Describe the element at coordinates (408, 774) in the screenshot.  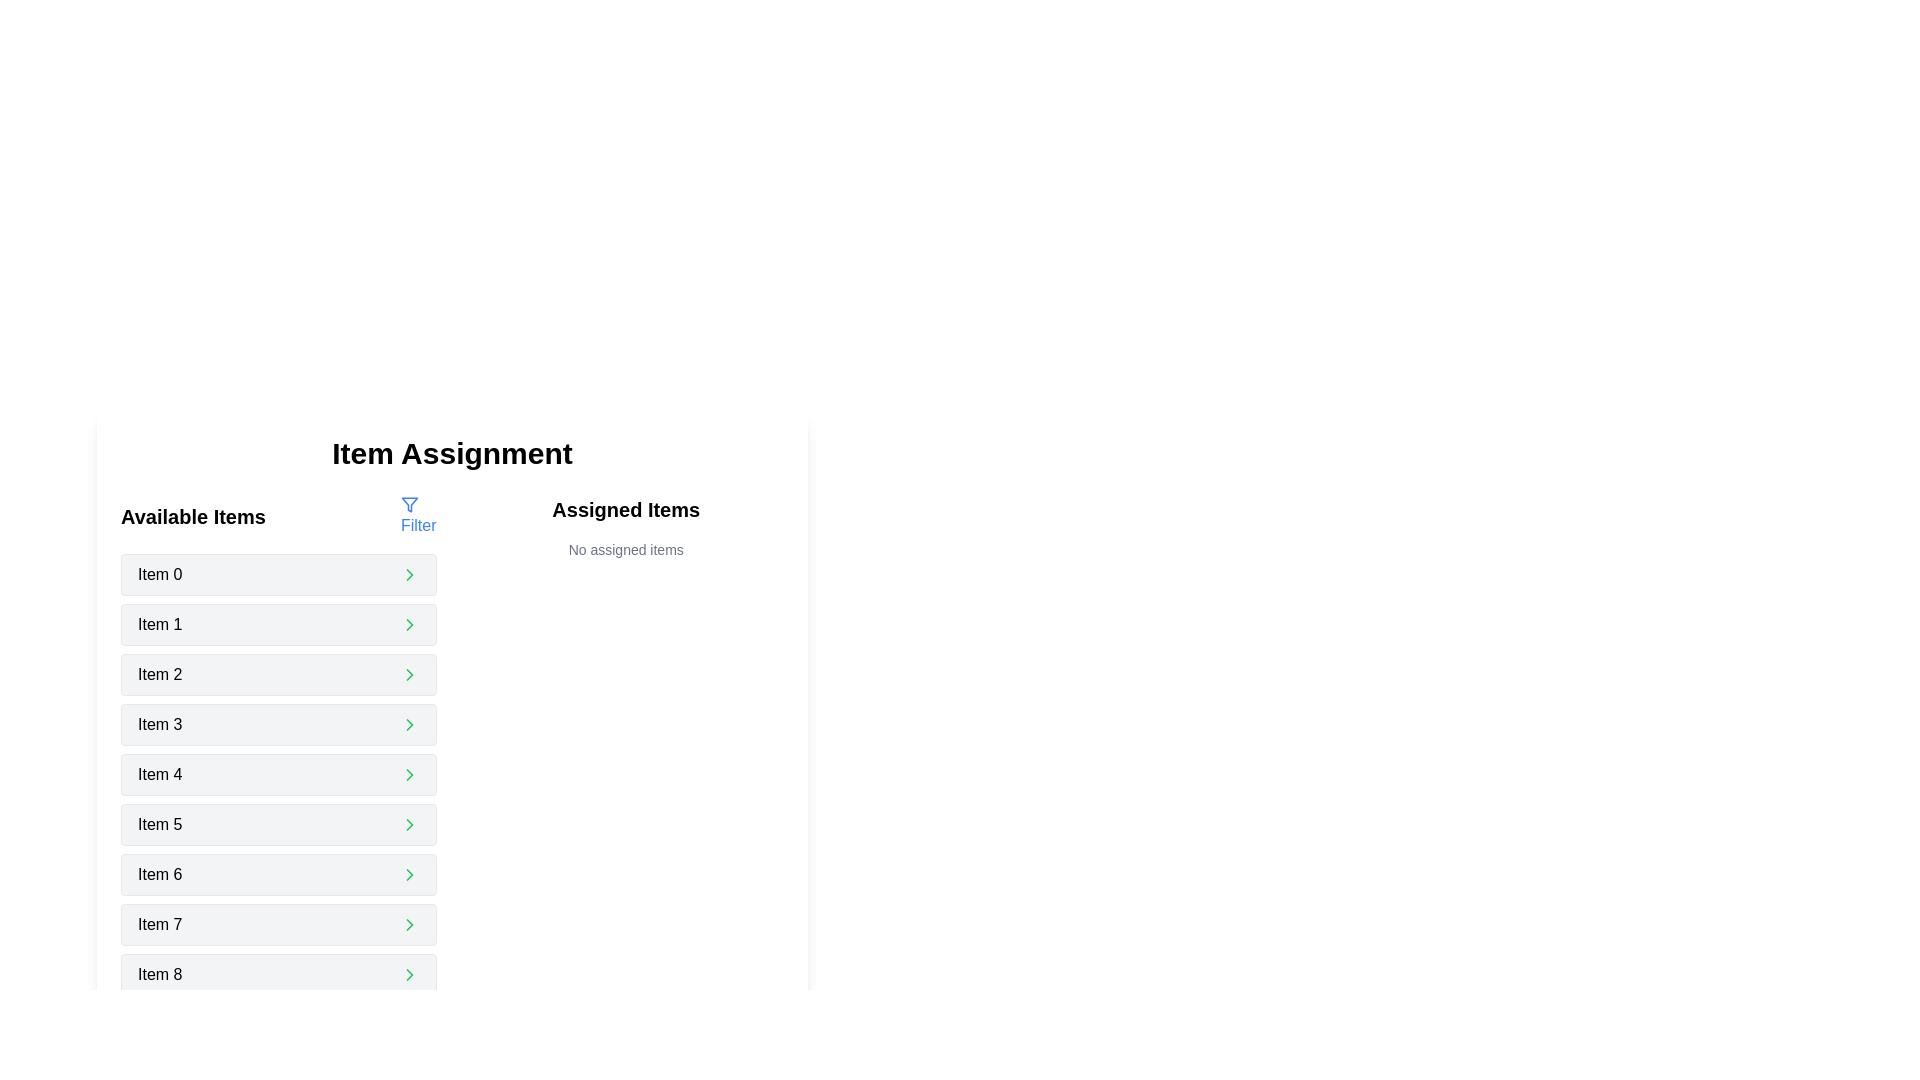
I see `the rightward pointing chevron arrow SVG icon associated with 'Item 4' in the 'Available Items' list` at that location.